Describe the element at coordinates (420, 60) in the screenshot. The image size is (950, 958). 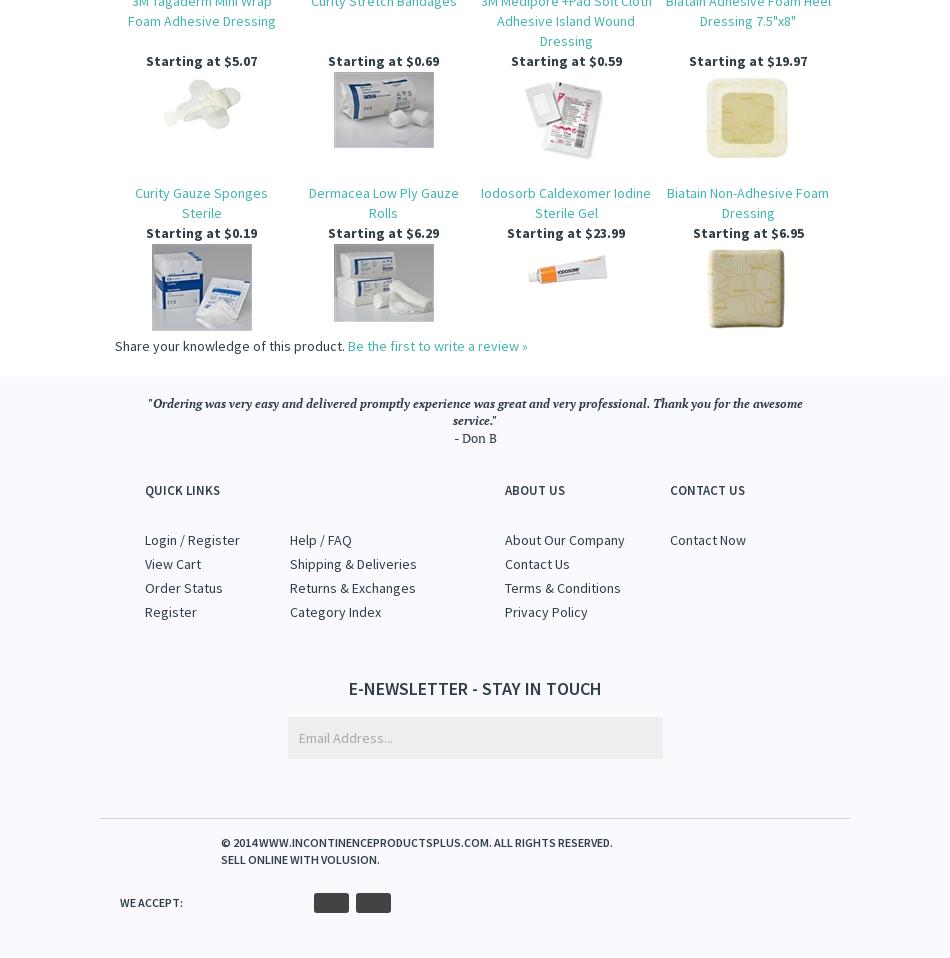
I see `'$0.69'` at that location.